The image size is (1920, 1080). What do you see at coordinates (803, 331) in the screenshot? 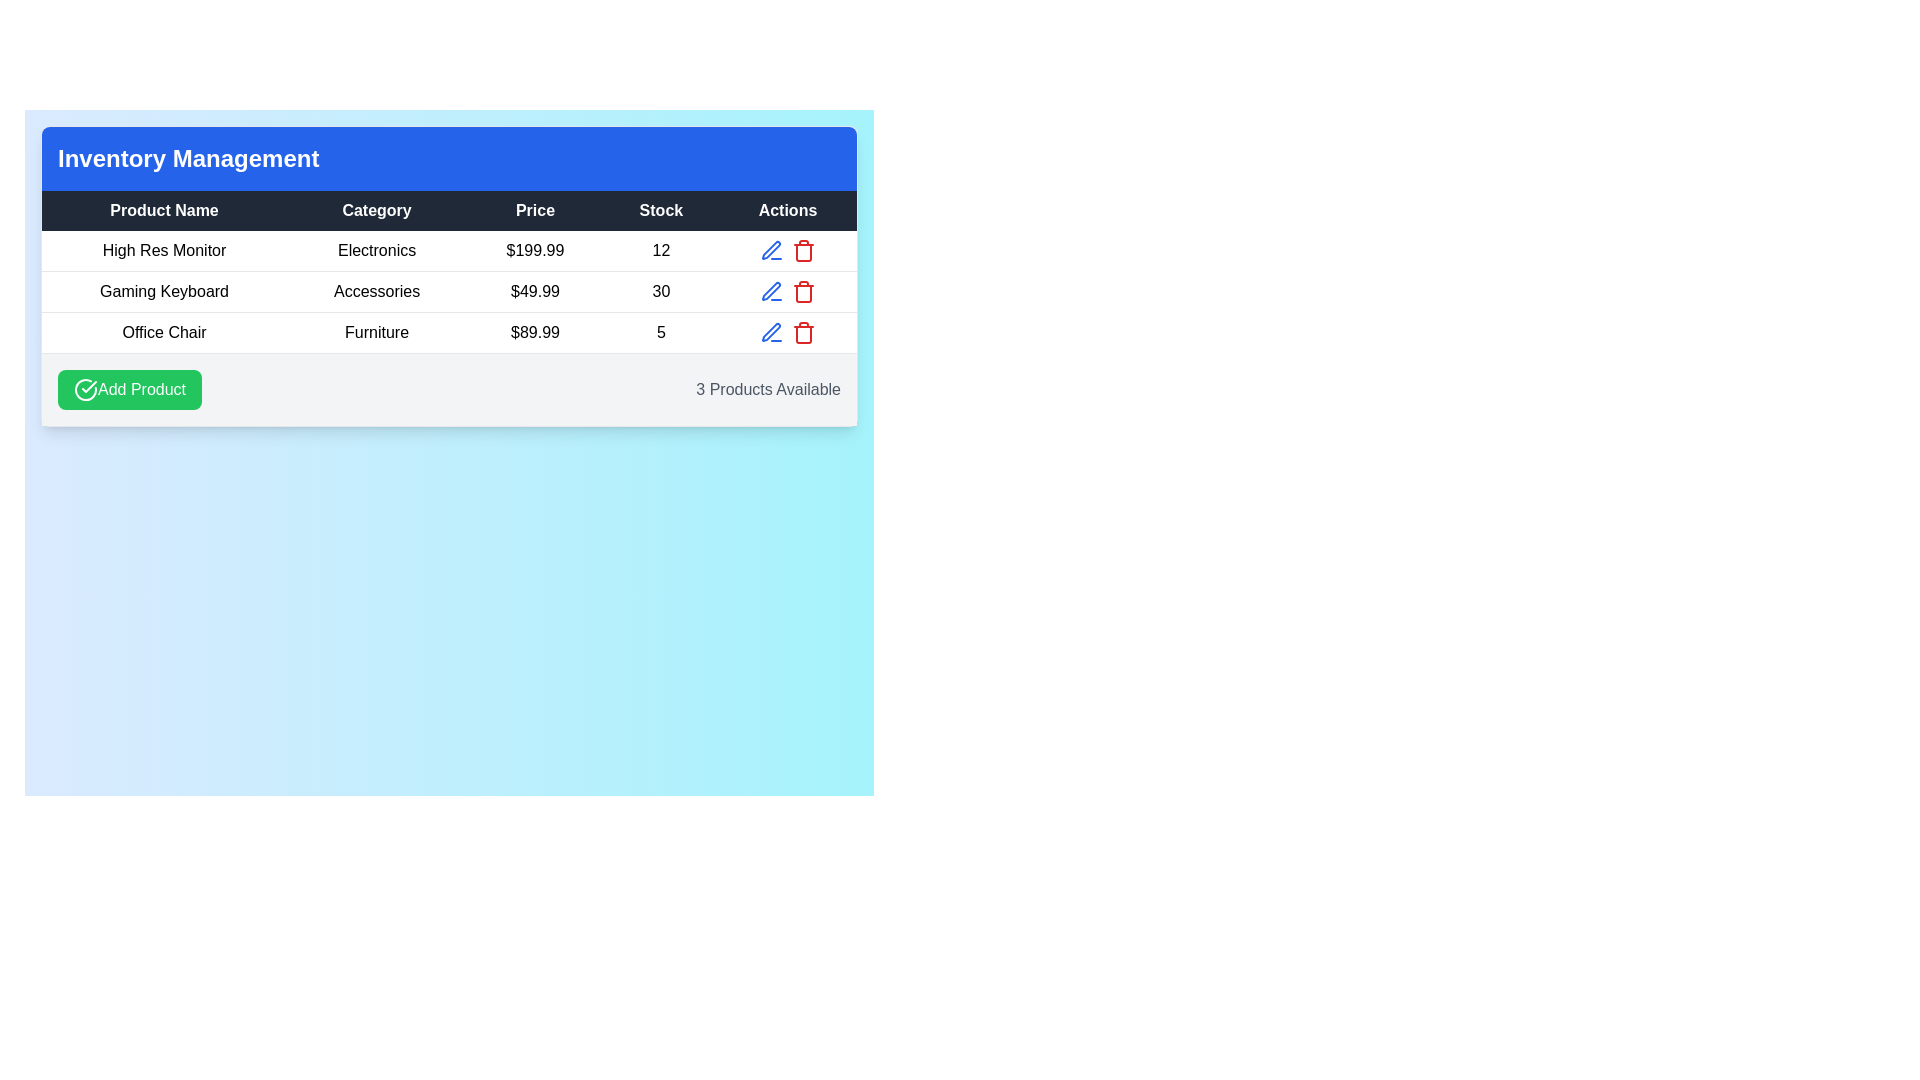
I see `the delete button for the 'Office Chair' item in the last row of the Actions column` at bounding box center [803, 331].